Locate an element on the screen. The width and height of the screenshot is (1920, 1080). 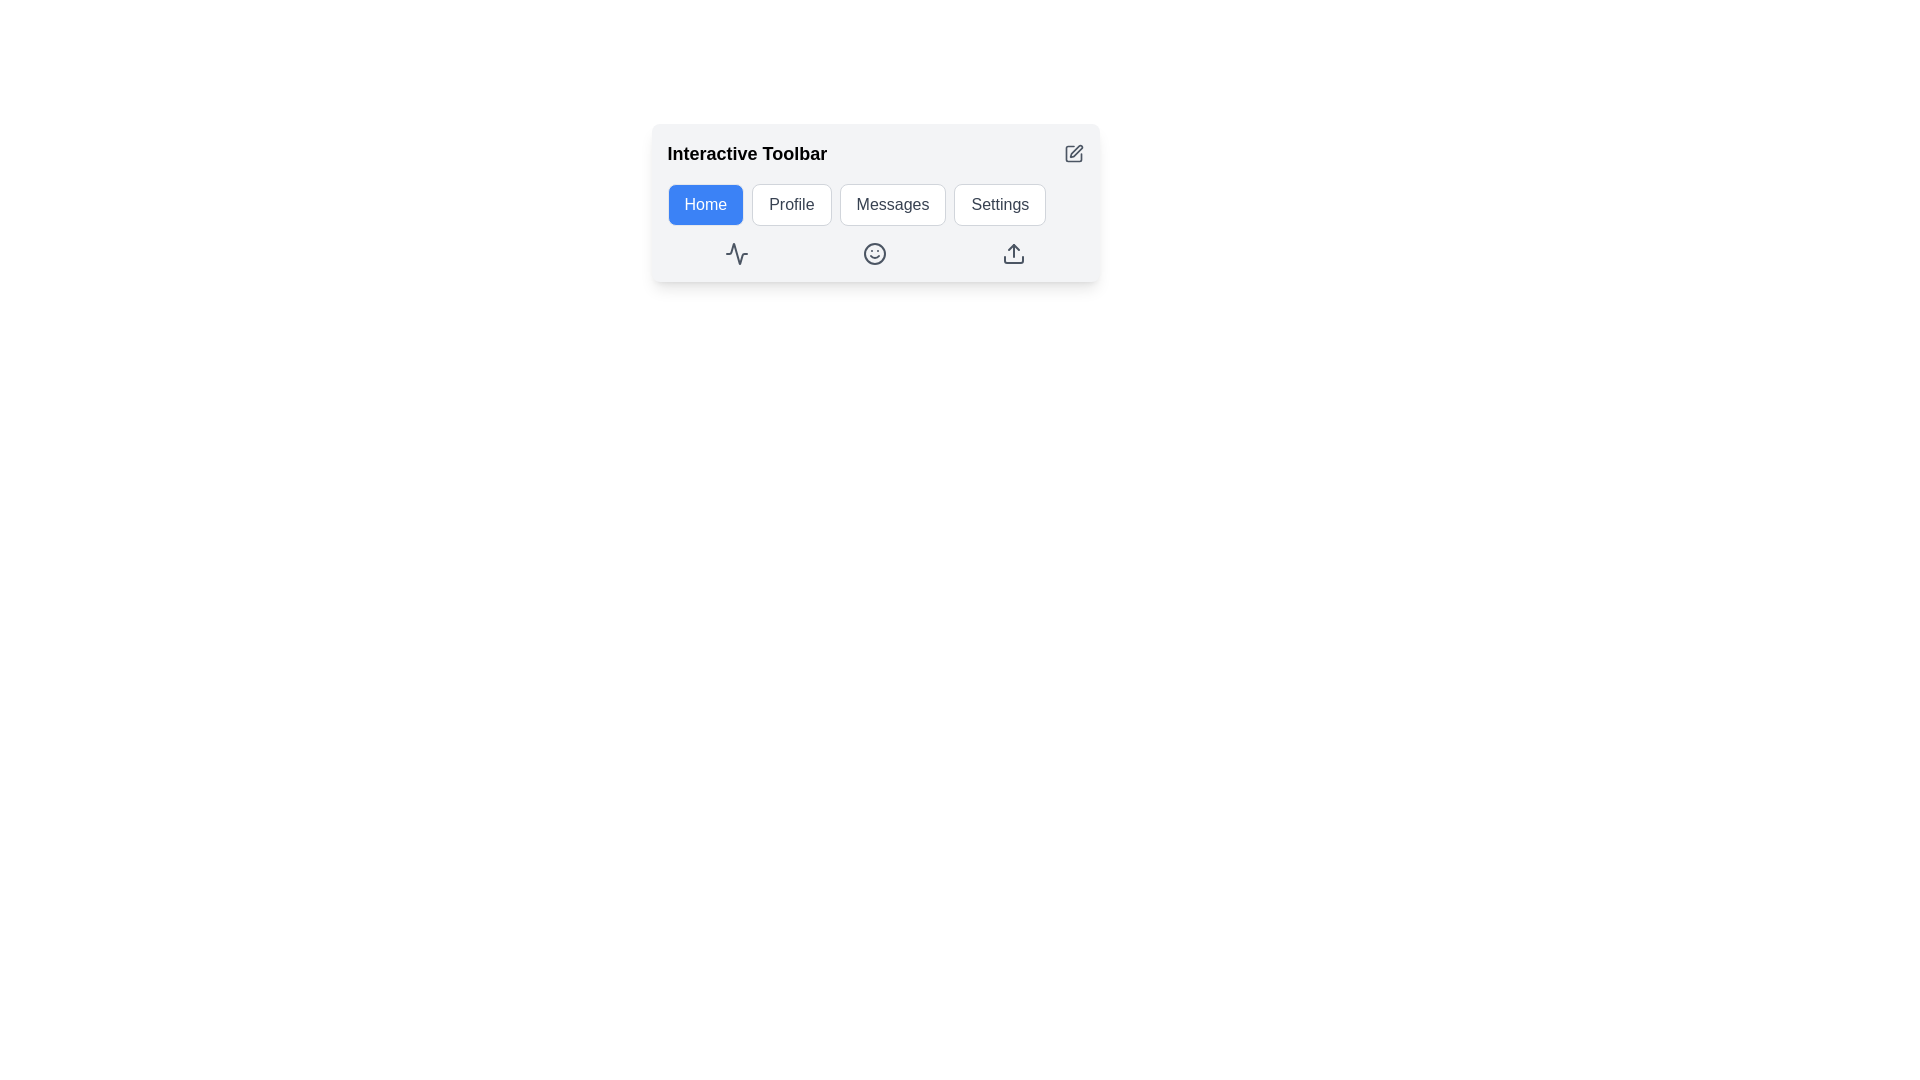
the upload icon with an upward-pointing arrow located in the bottom-right toolbar is located at coordinates (1014, 253).